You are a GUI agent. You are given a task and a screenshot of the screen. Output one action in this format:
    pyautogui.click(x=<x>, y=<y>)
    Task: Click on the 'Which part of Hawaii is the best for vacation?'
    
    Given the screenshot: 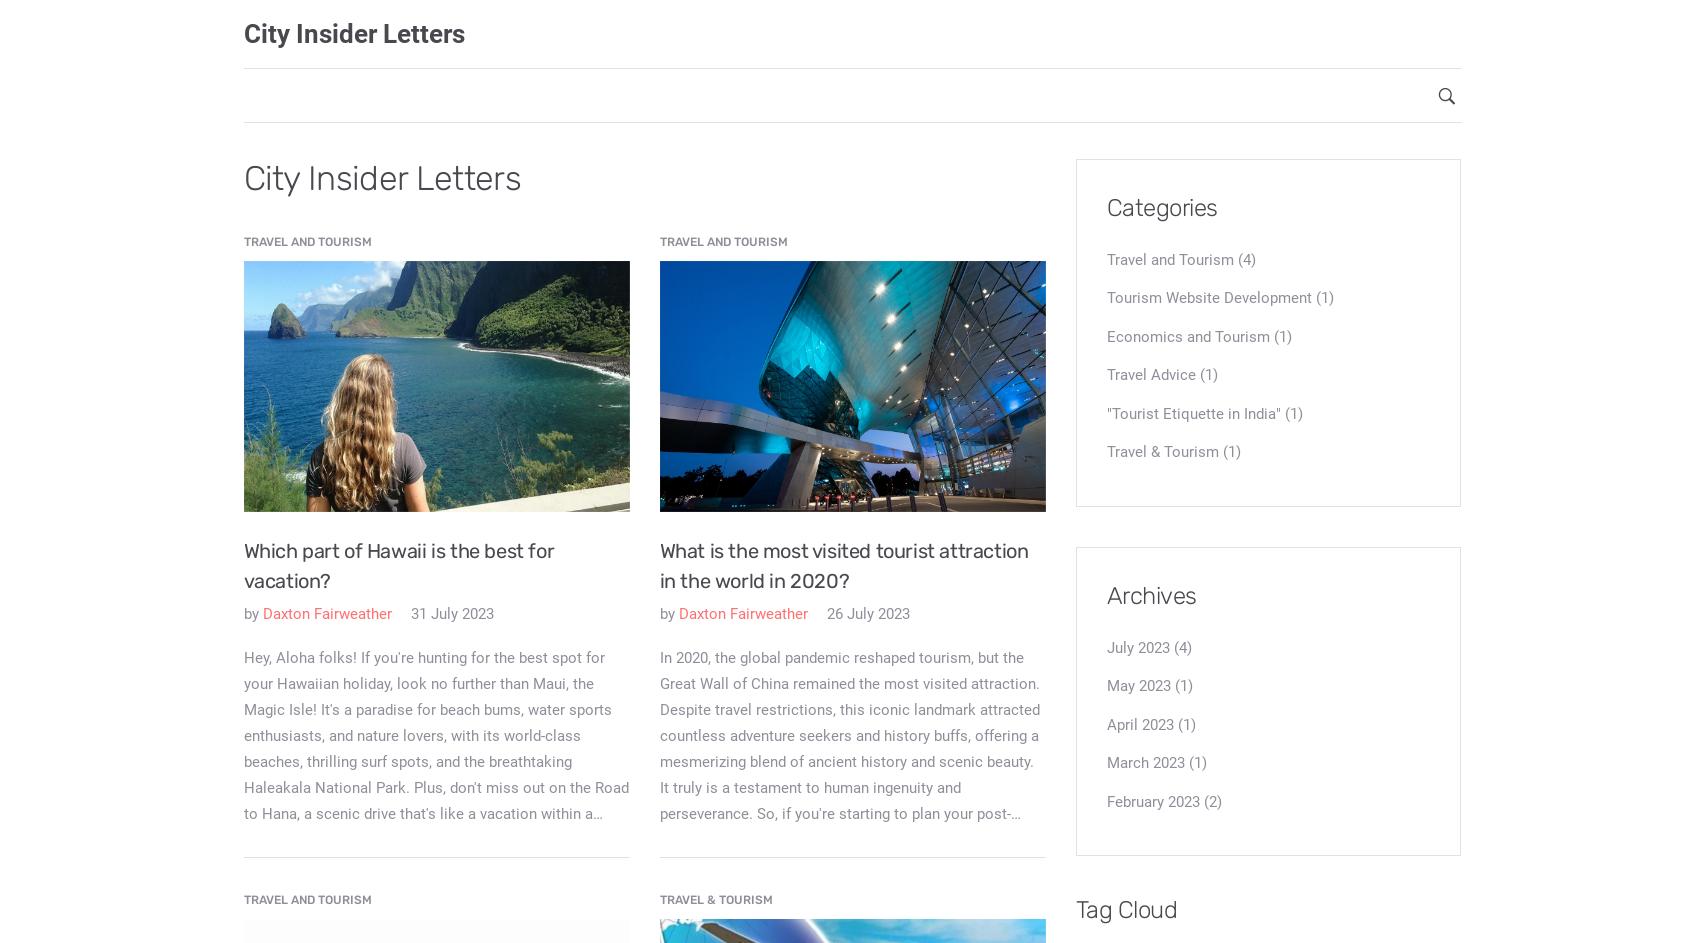 What is the action you would take?
    pyautogui.click(x=397, y=565)
    